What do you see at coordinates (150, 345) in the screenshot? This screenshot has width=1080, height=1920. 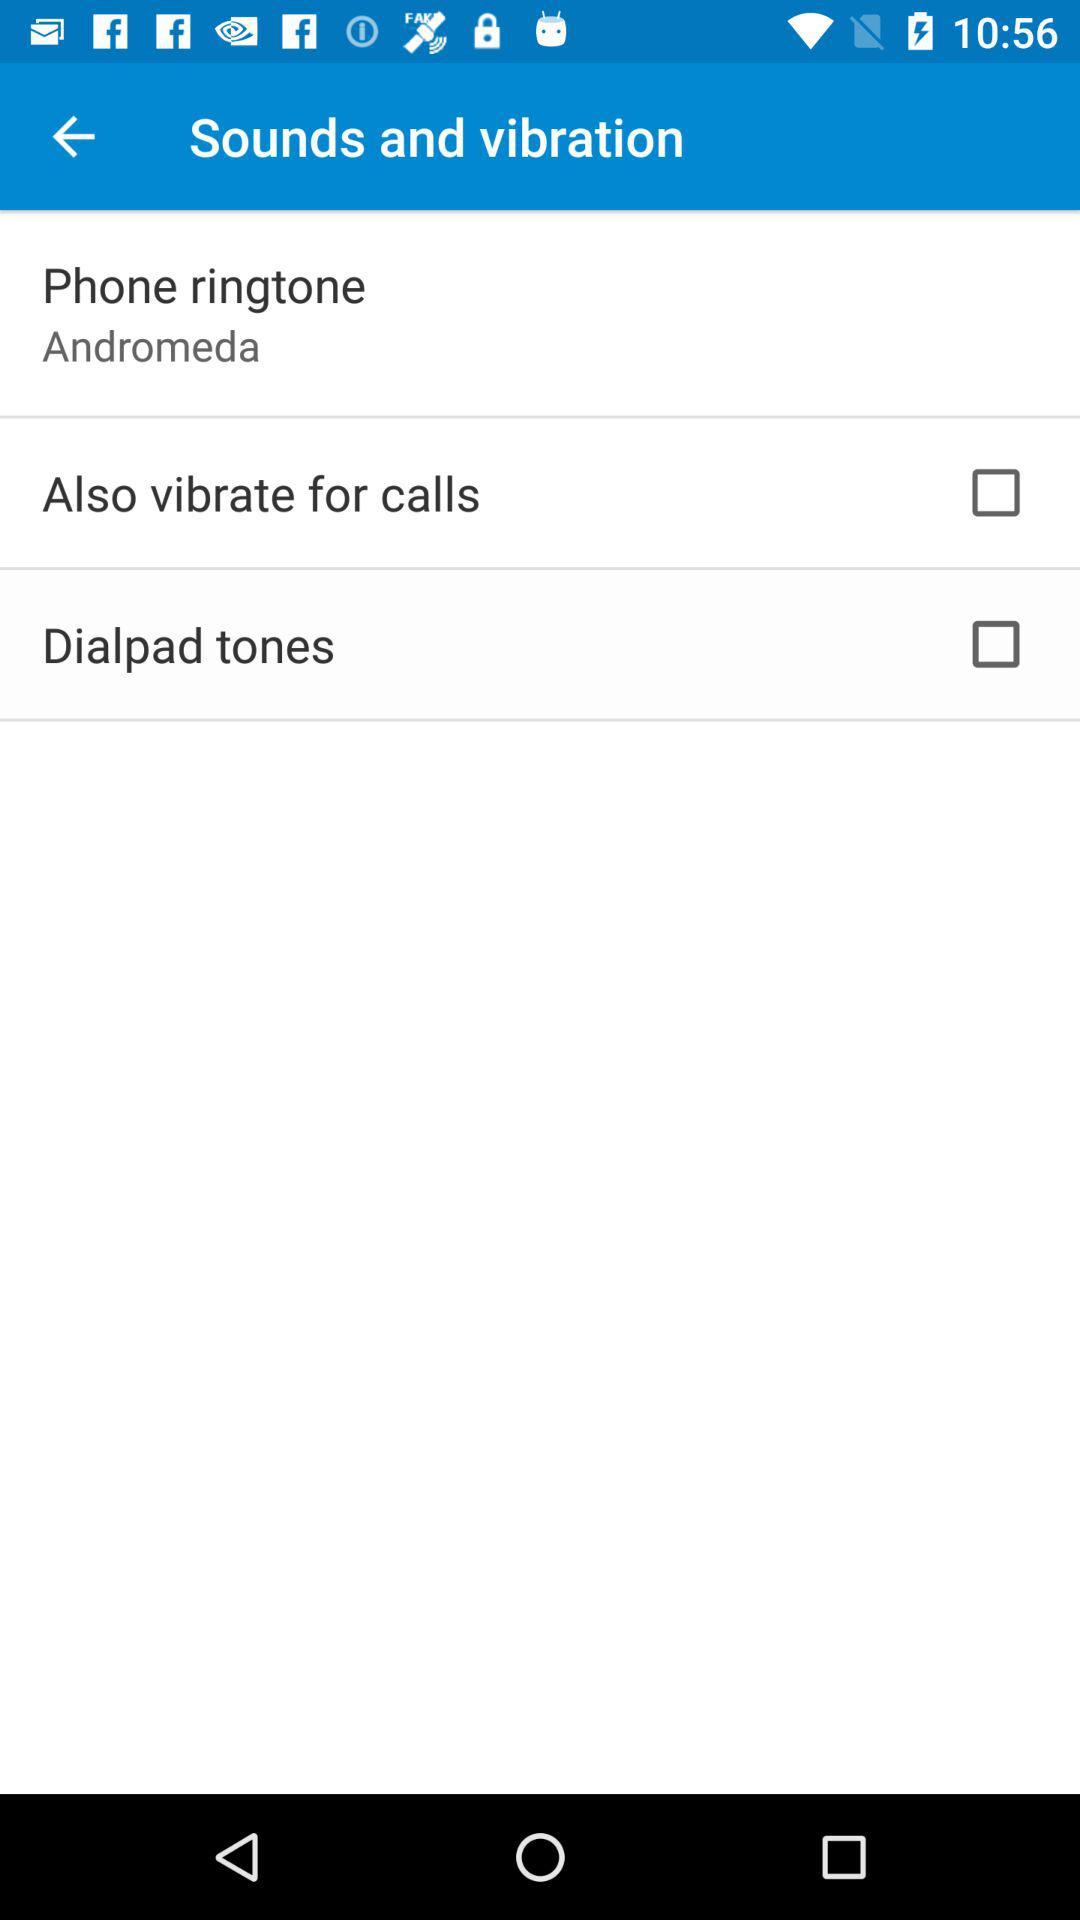 I see `the item below the phone ringtone app` at bounding box center [150, 345].